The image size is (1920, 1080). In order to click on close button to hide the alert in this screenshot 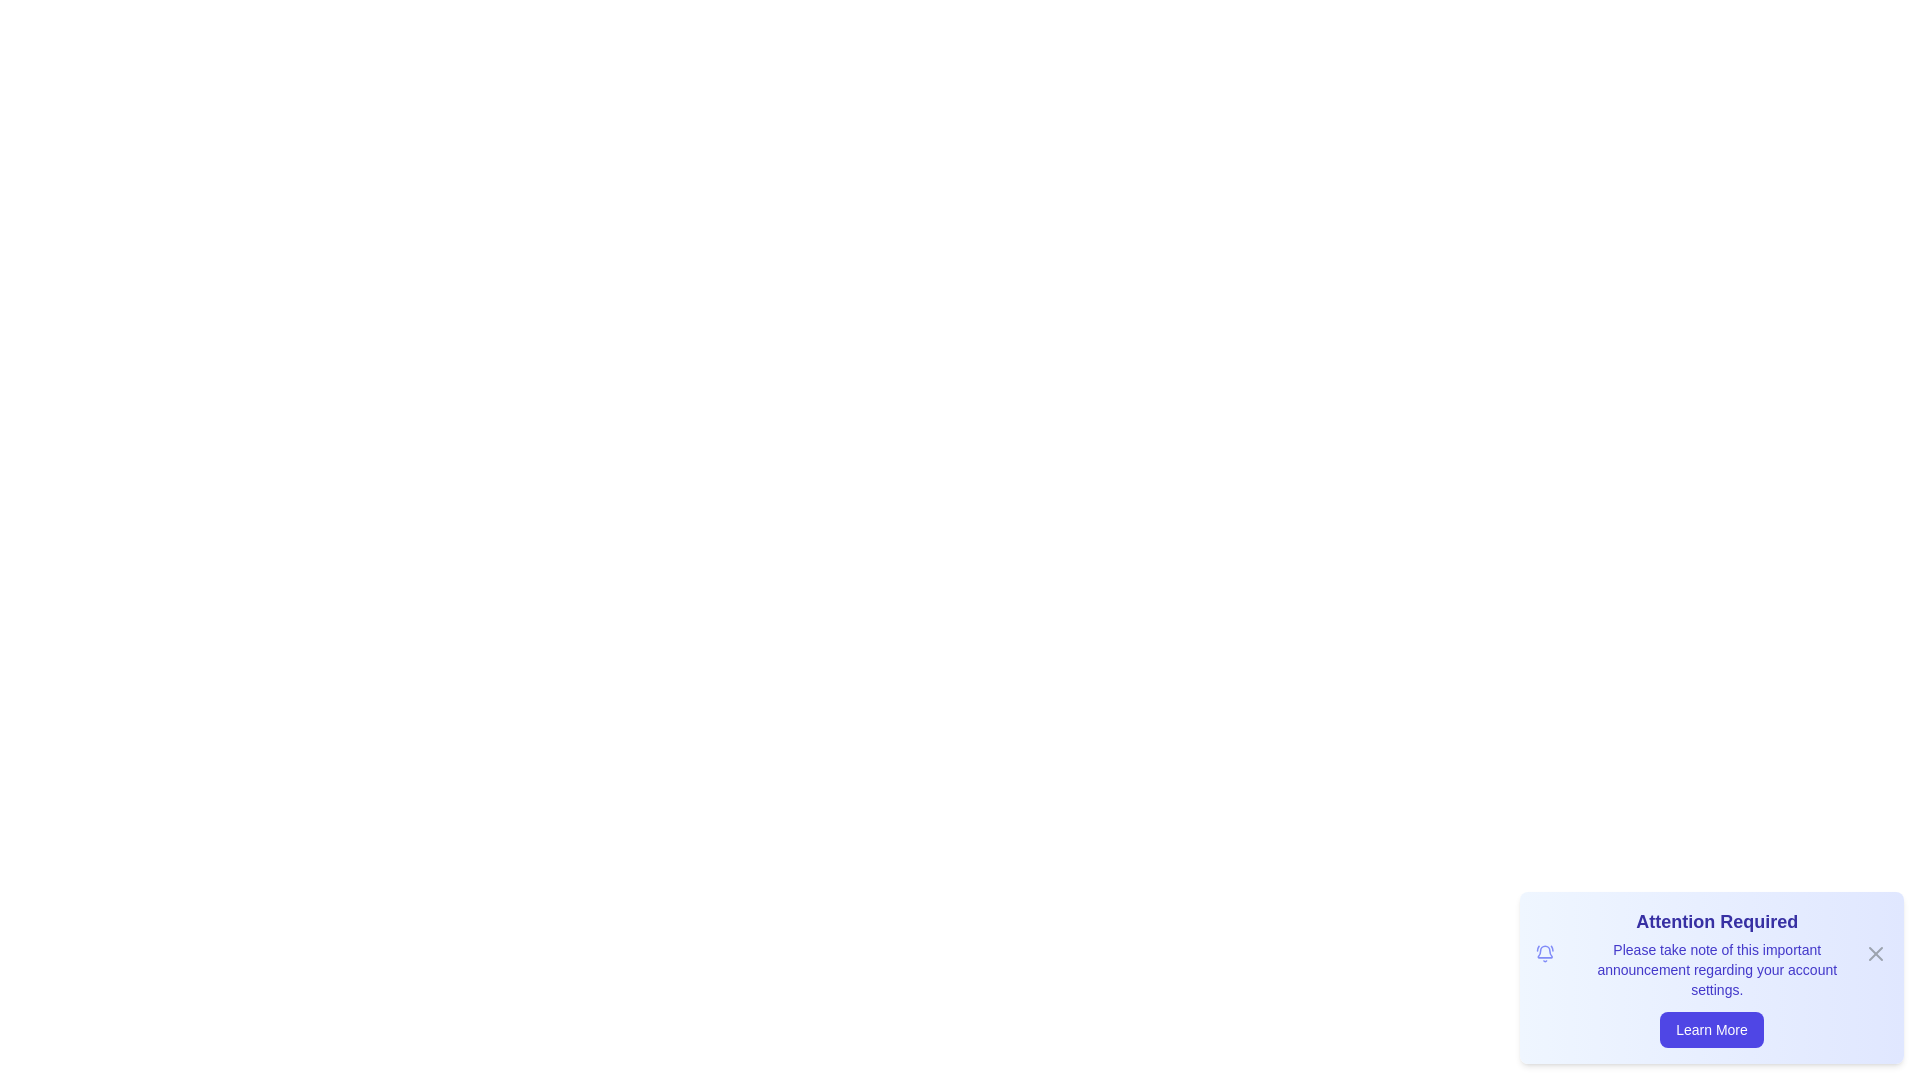, I will do `click(1875, 952)`.